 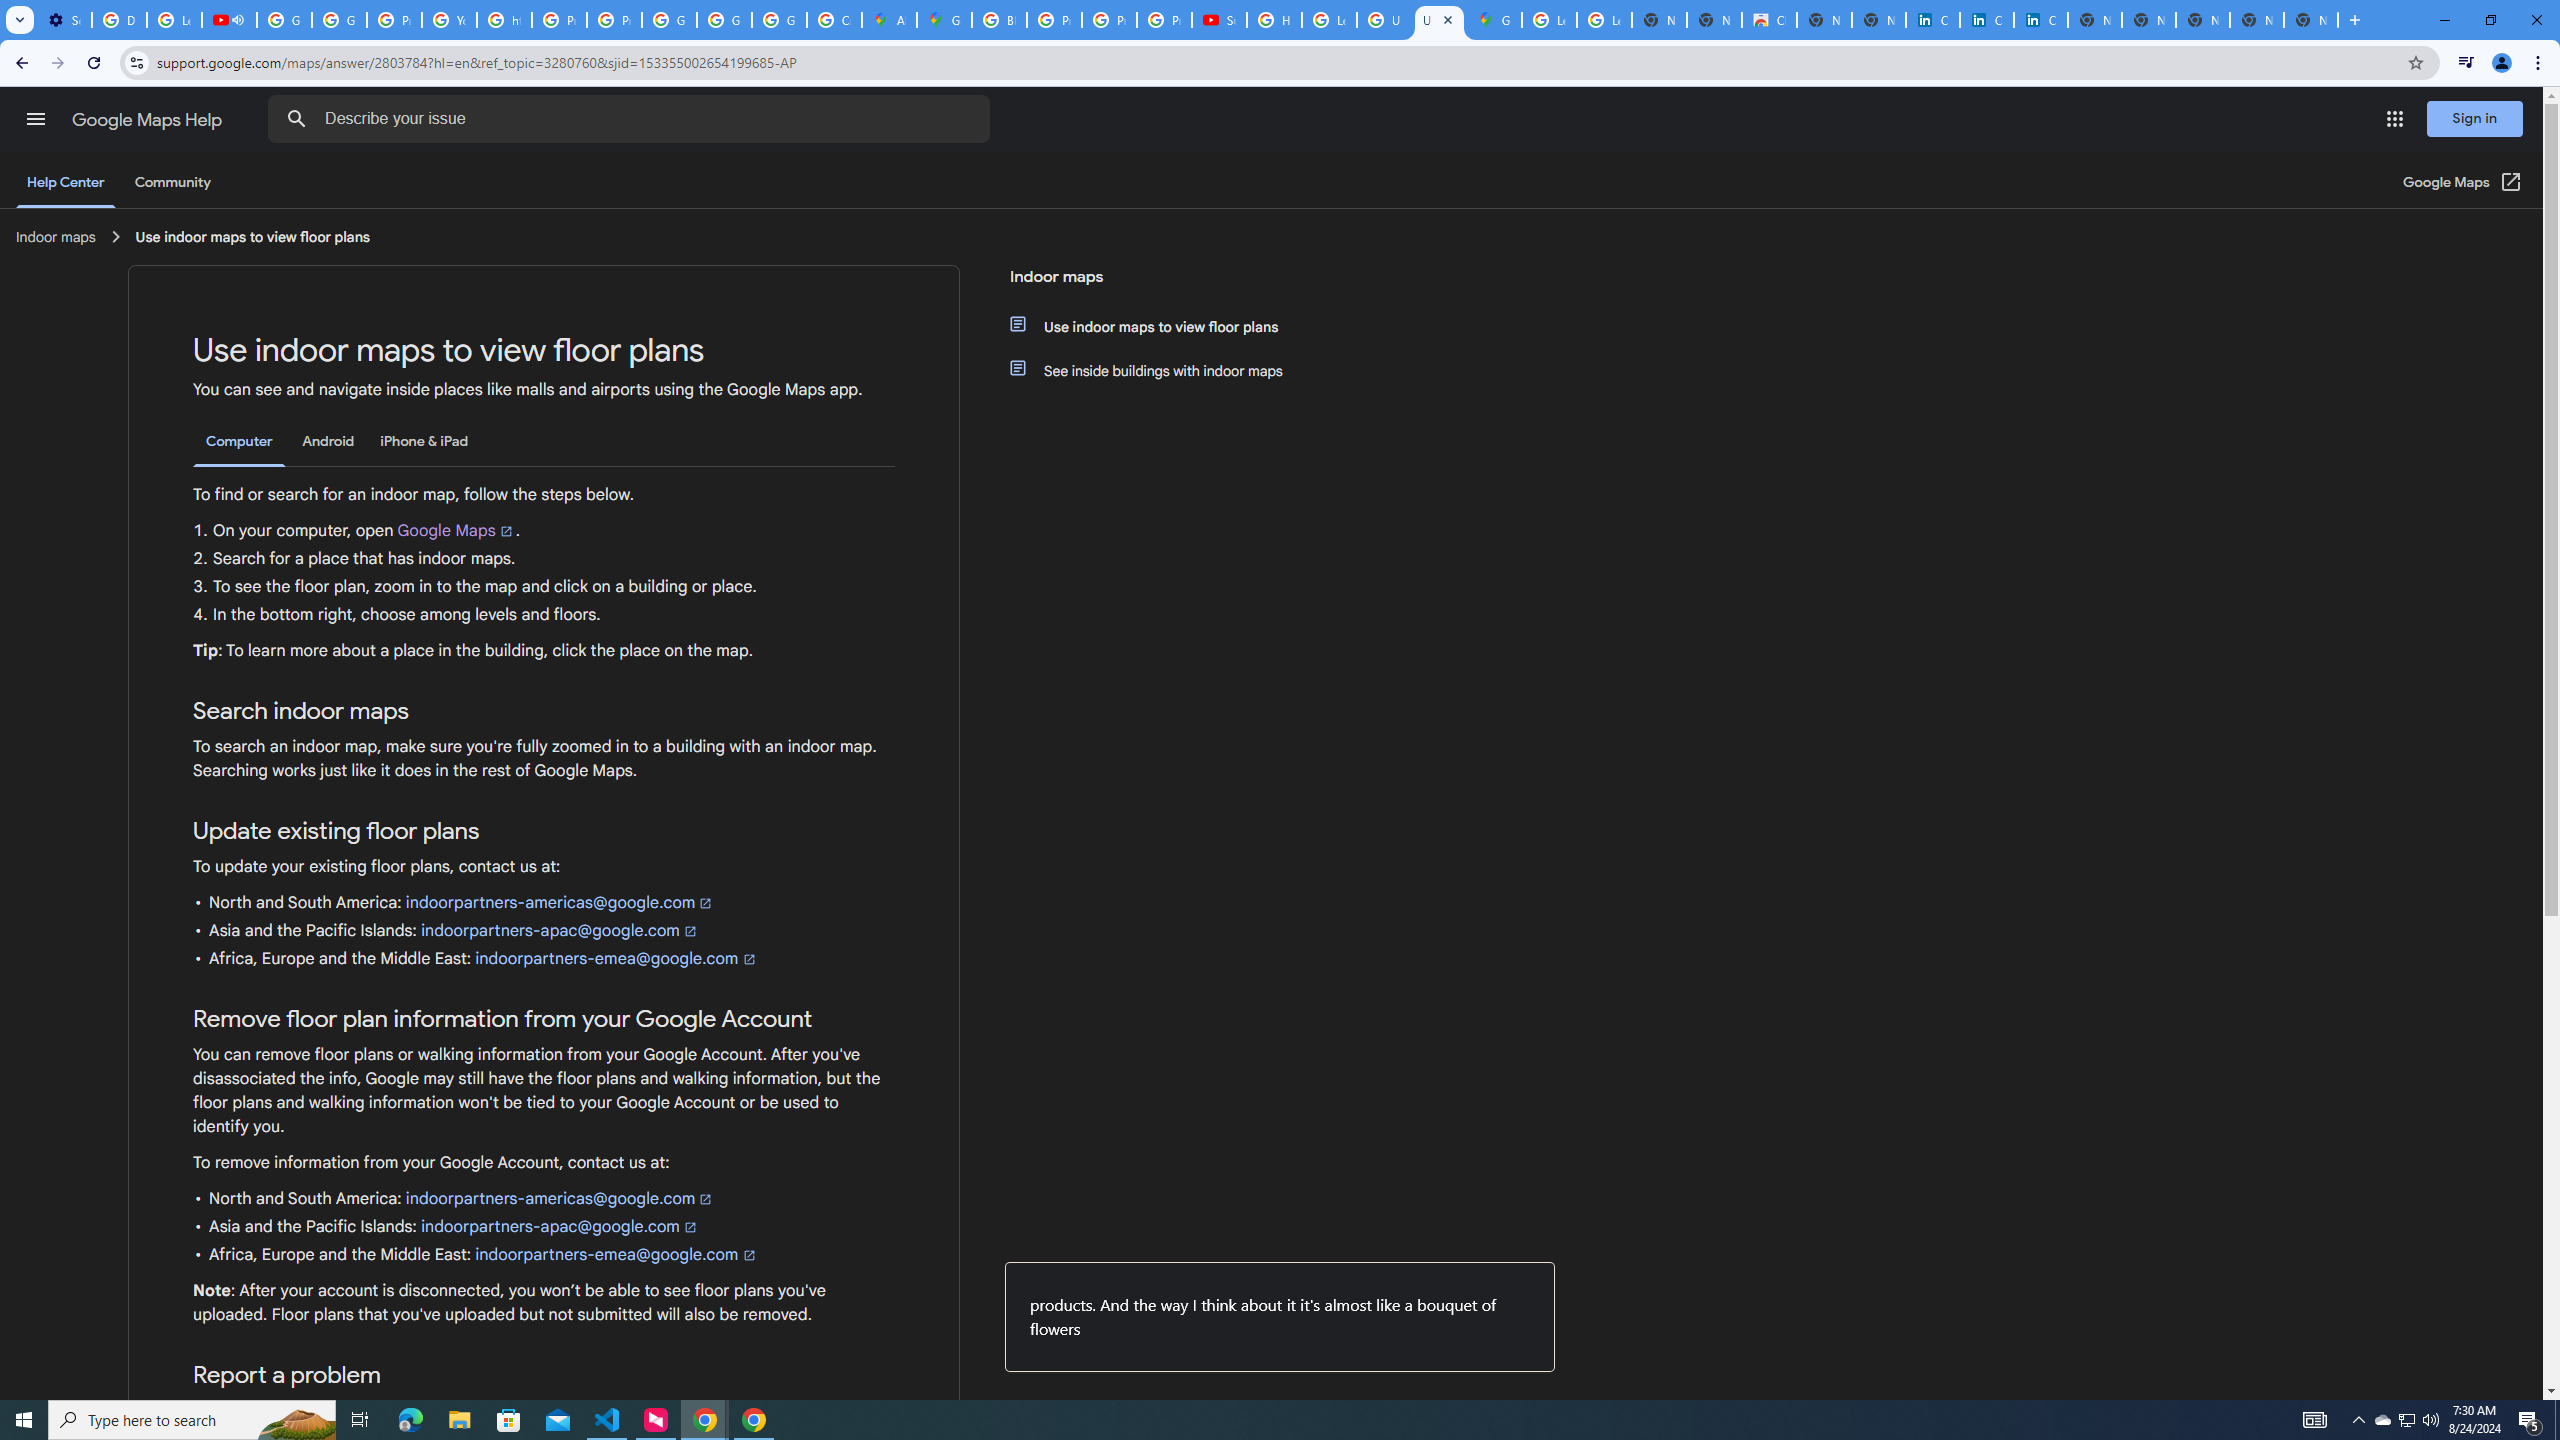 I want to click on 'Google Maps Help', so click(x=148, y=119).